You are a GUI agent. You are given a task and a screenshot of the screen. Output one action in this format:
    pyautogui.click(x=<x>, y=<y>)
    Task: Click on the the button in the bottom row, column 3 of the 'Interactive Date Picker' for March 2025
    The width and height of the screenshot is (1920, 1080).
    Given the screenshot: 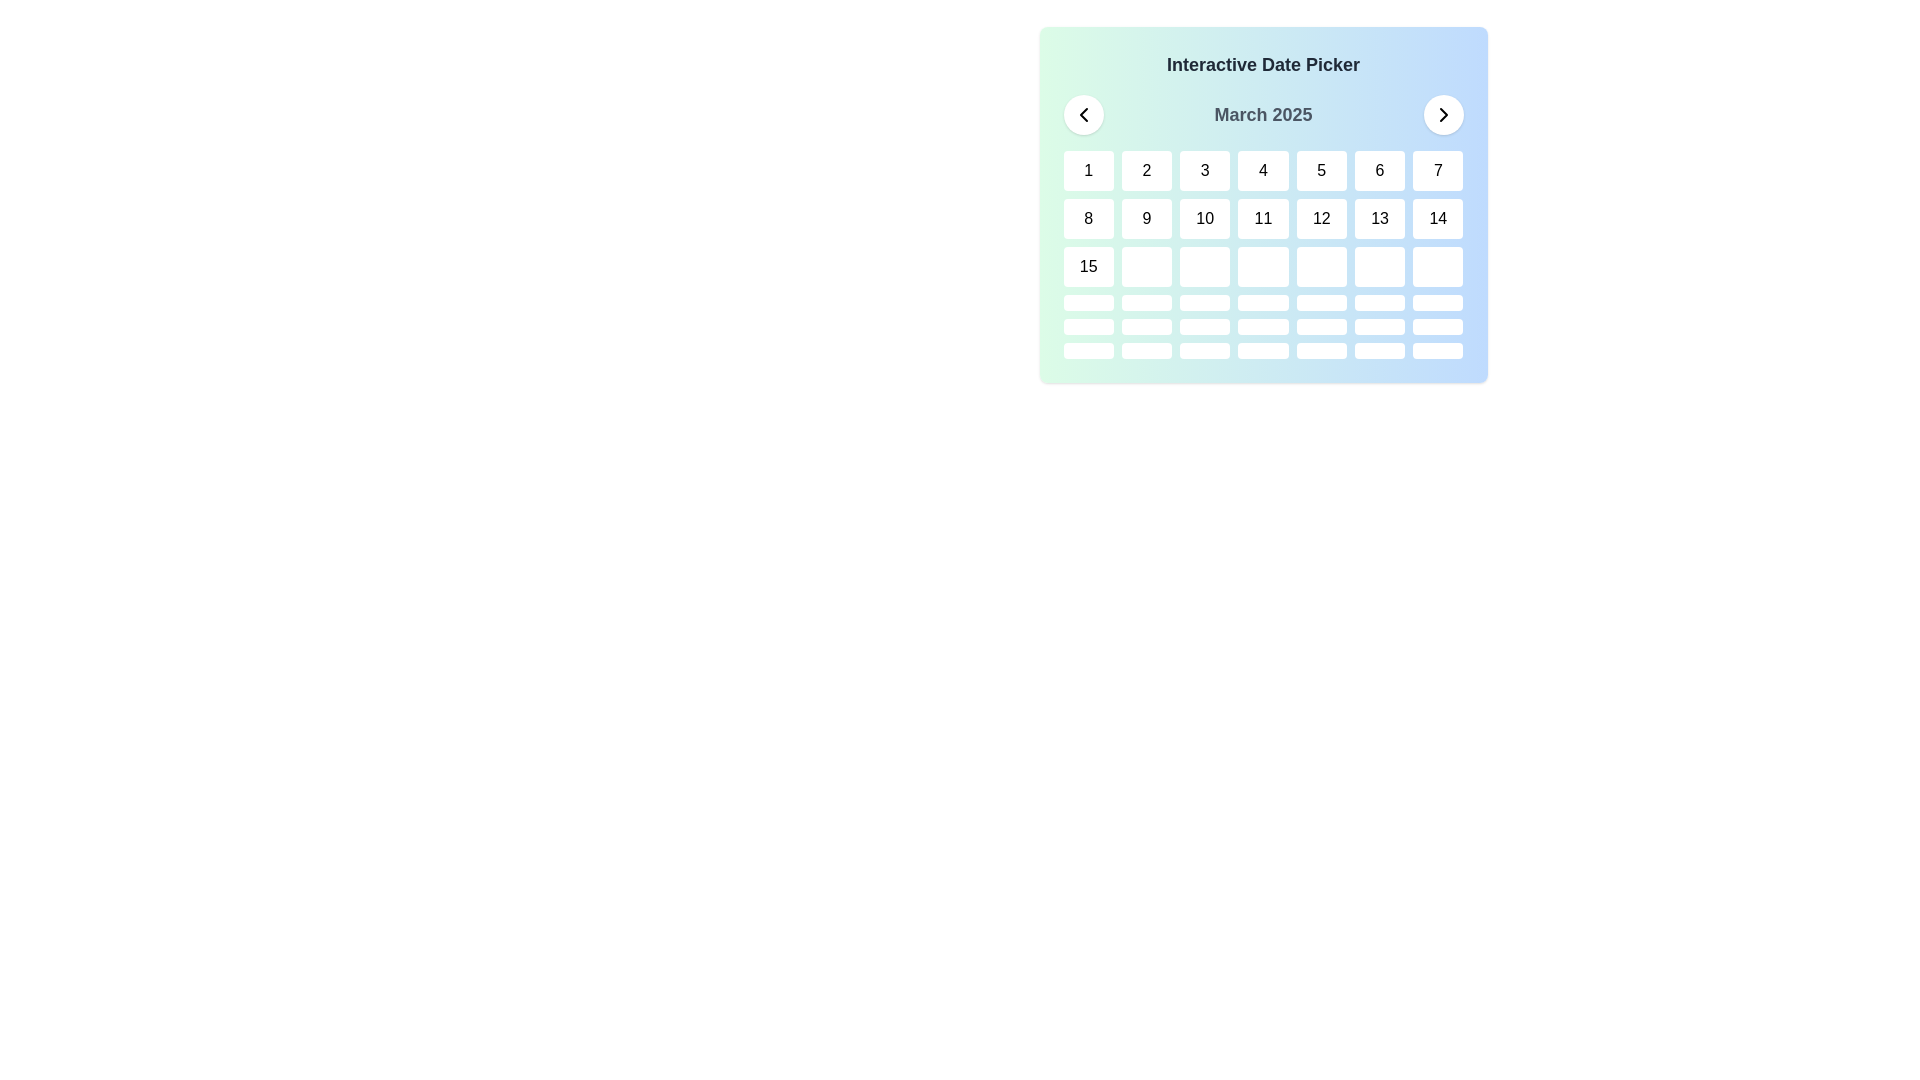 What is the action you would take?
    pyautogui.click(x=1204, y=350)
    